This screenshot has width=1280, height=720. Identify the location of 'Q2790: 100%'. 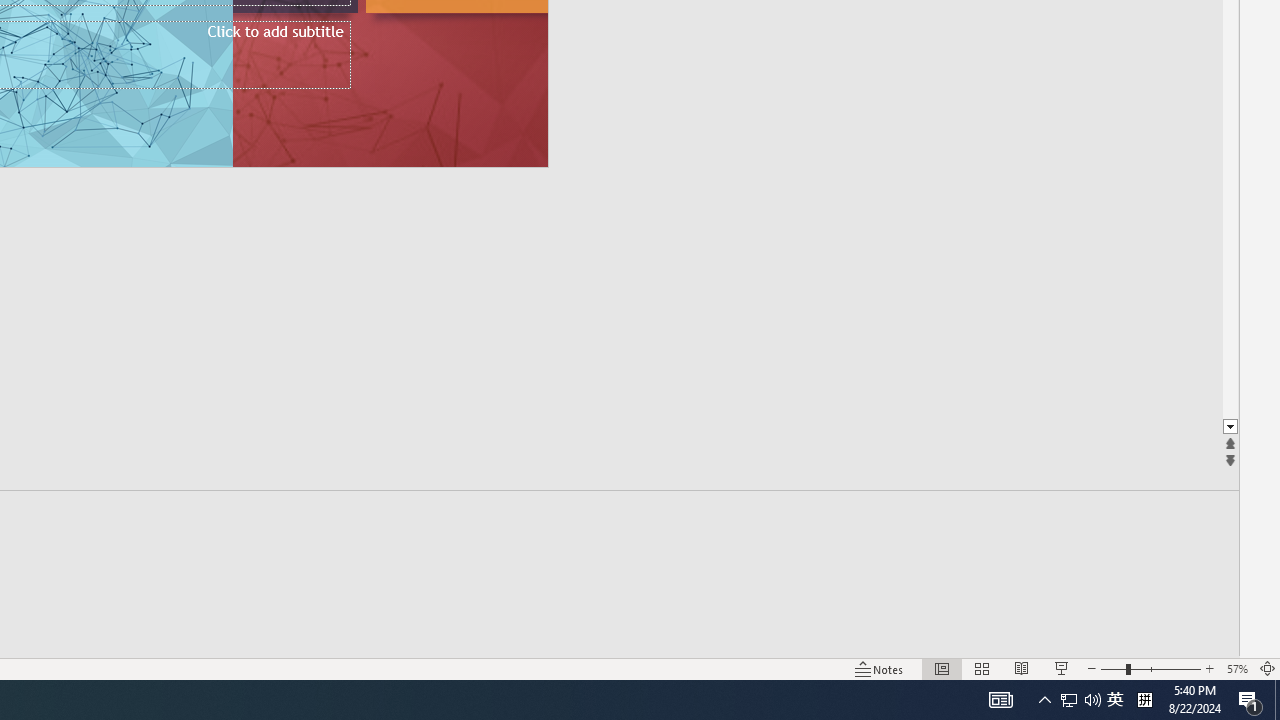
(1092, 698).